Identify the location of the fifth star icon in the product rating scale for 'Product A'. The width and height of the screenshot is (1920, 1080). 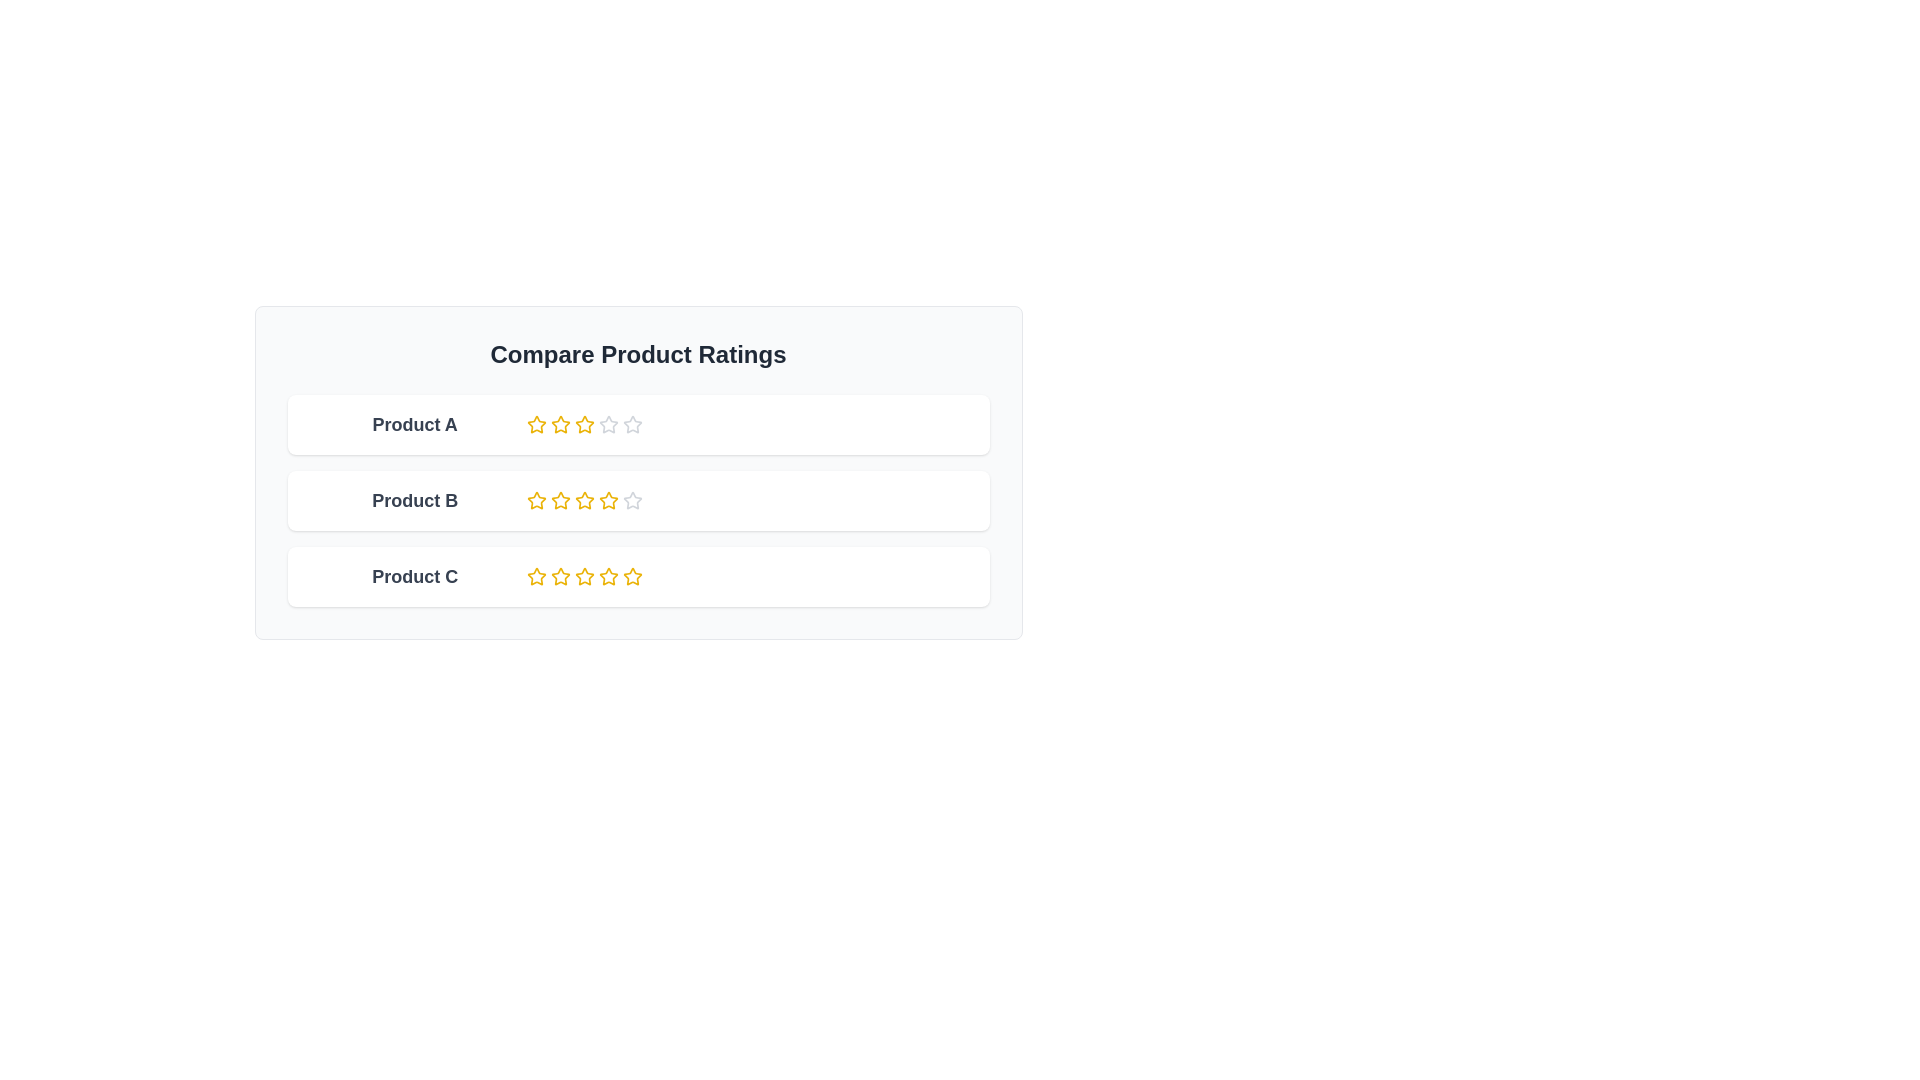
(607, 423).